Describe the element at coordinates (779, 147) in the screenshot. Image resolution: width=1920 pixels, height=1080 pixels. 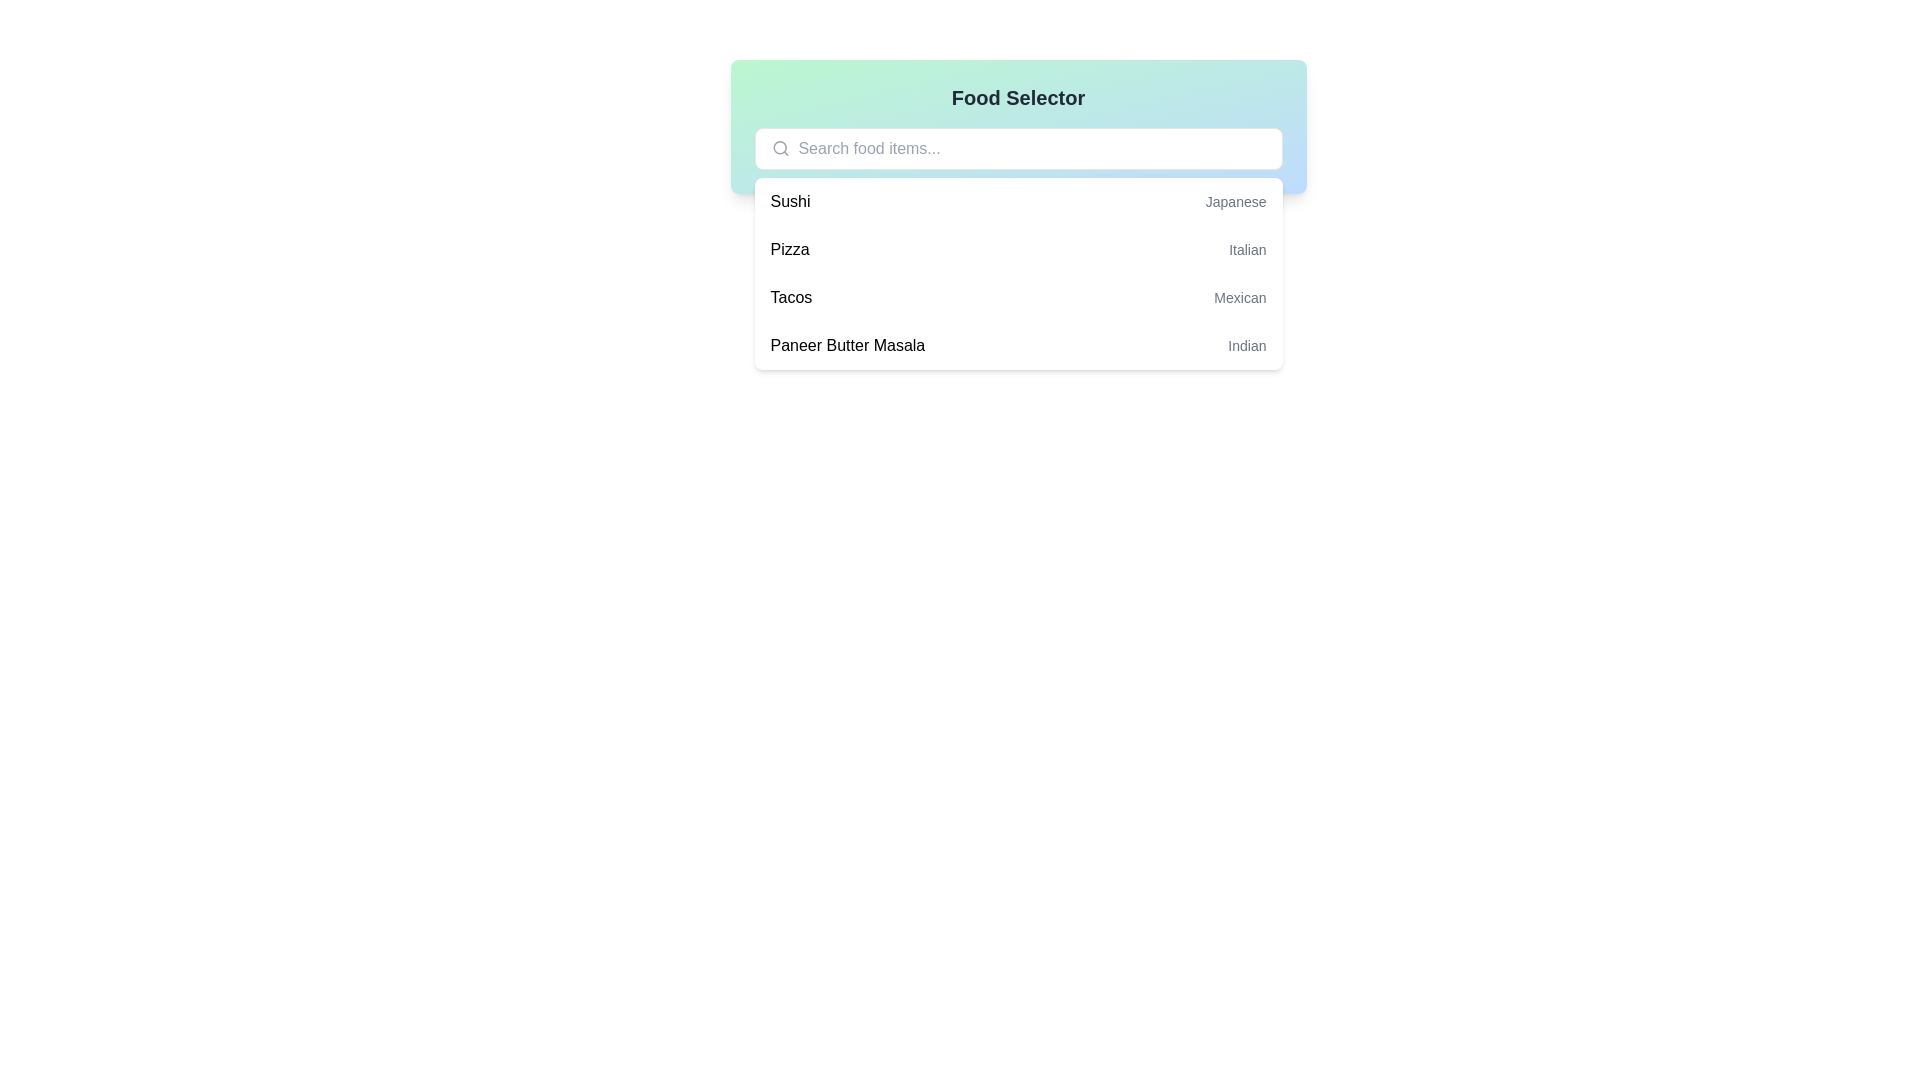
I see `the SVG circle element that represents the search functionality of the application, located to the left of the search bar` at that location.